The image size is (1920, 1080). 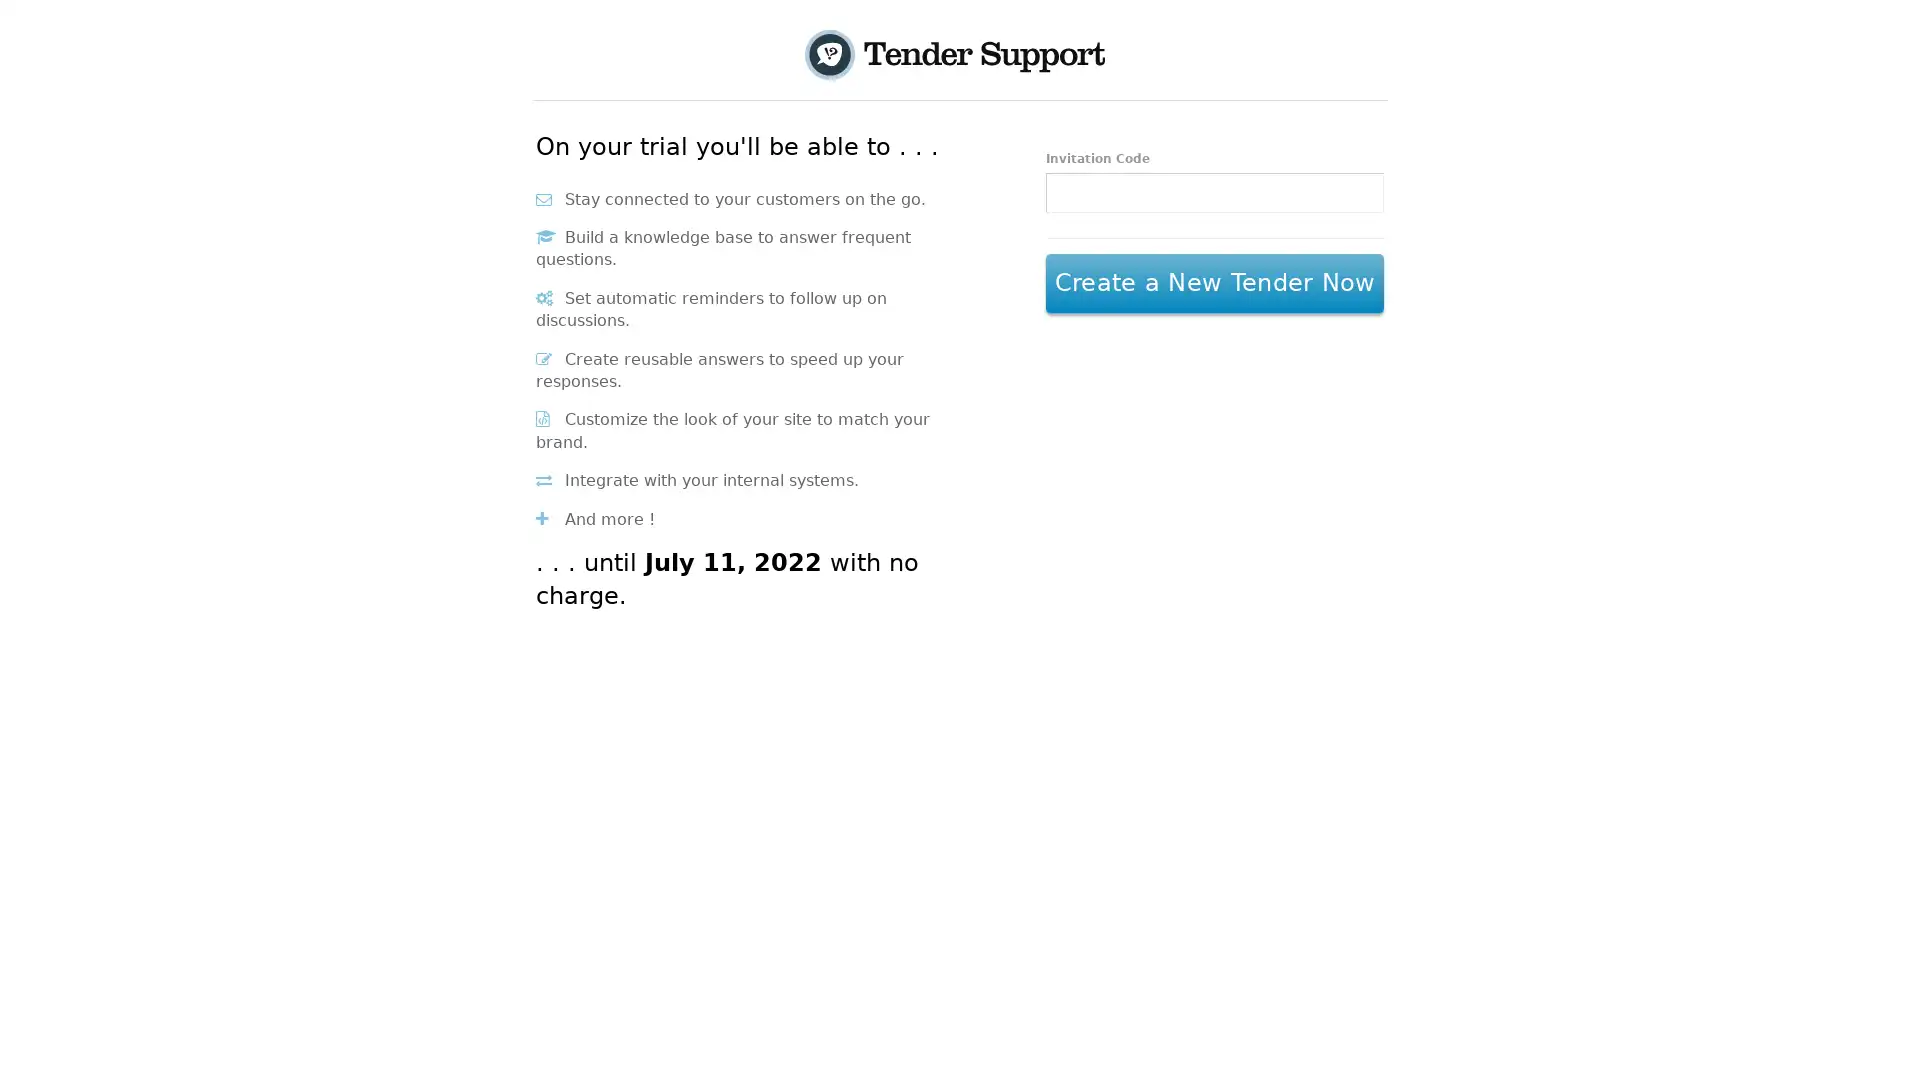 I want to click on Create a New Tender Now, so click(x=1213, y=284).